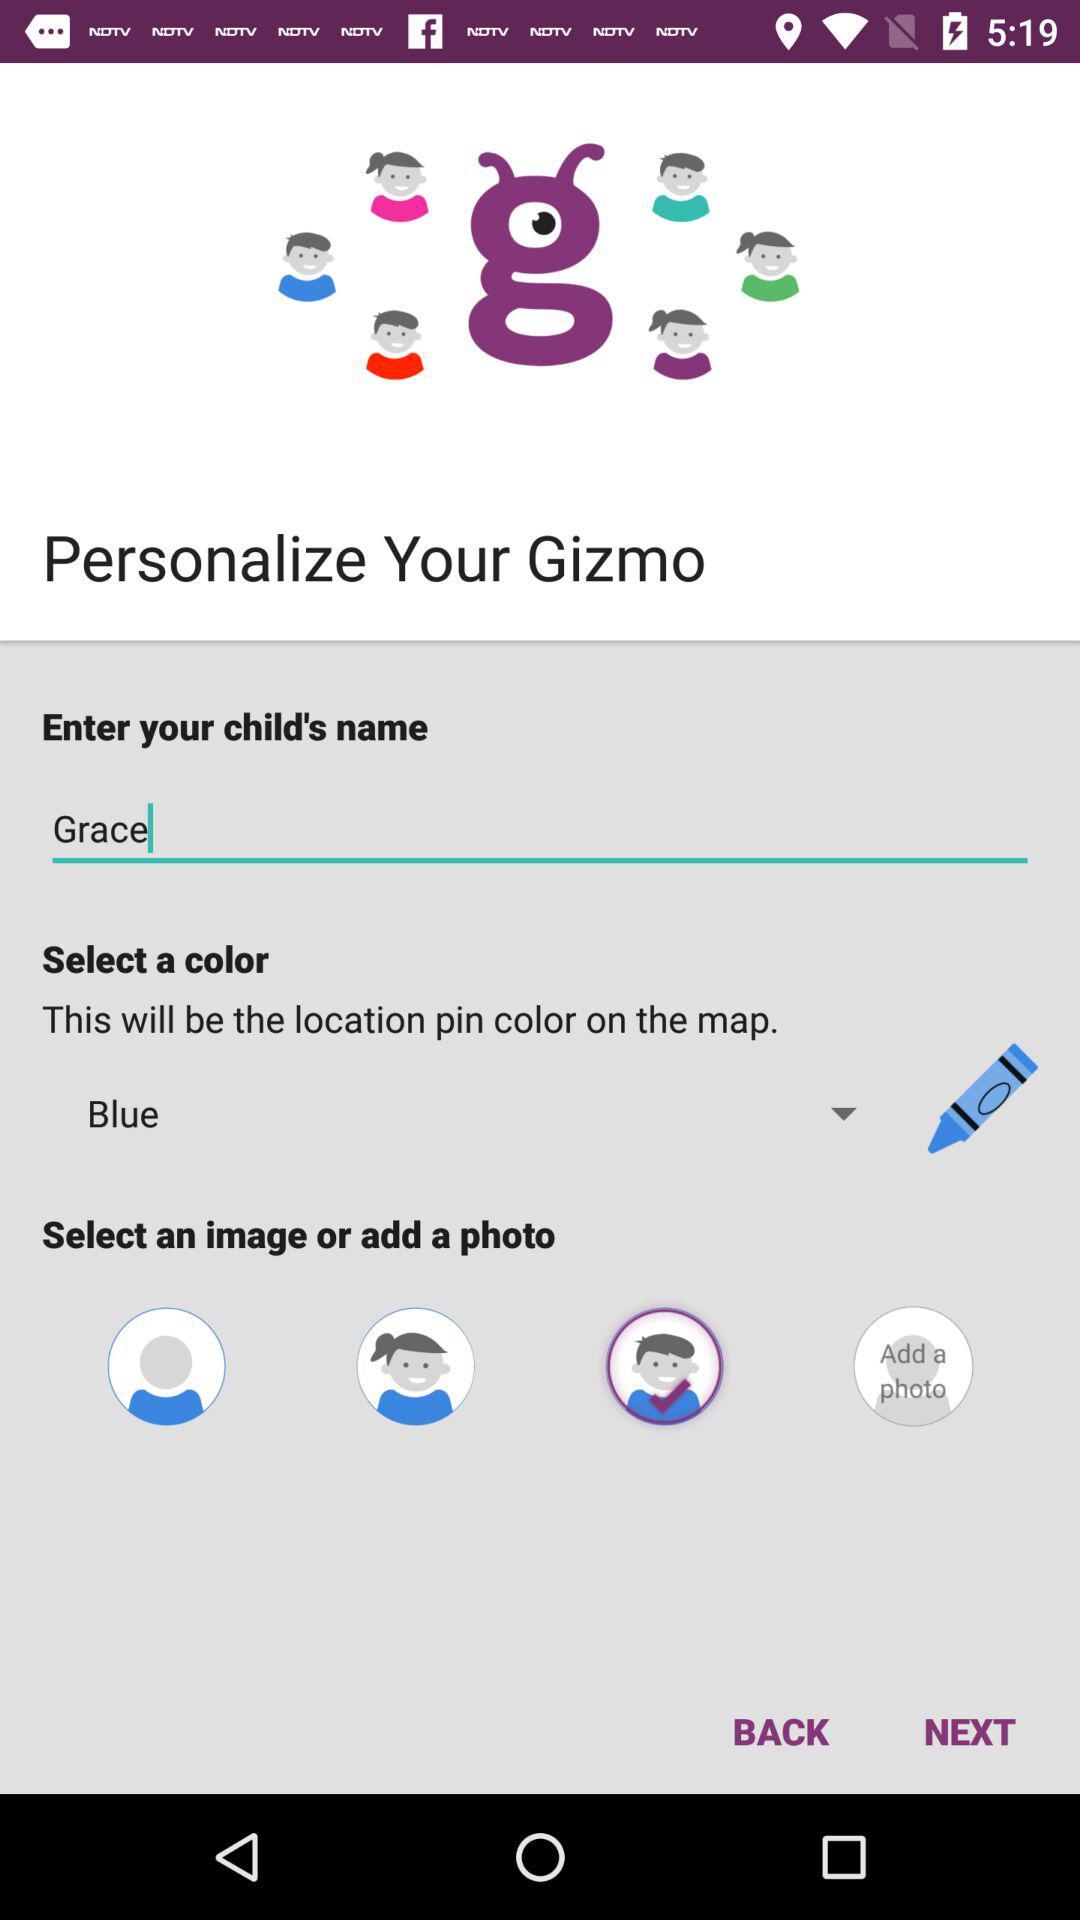 The image size is (1080, 1920). Describe the element at coordinates (165, 1365) in the screenshot. I see `photo profile` at that location.